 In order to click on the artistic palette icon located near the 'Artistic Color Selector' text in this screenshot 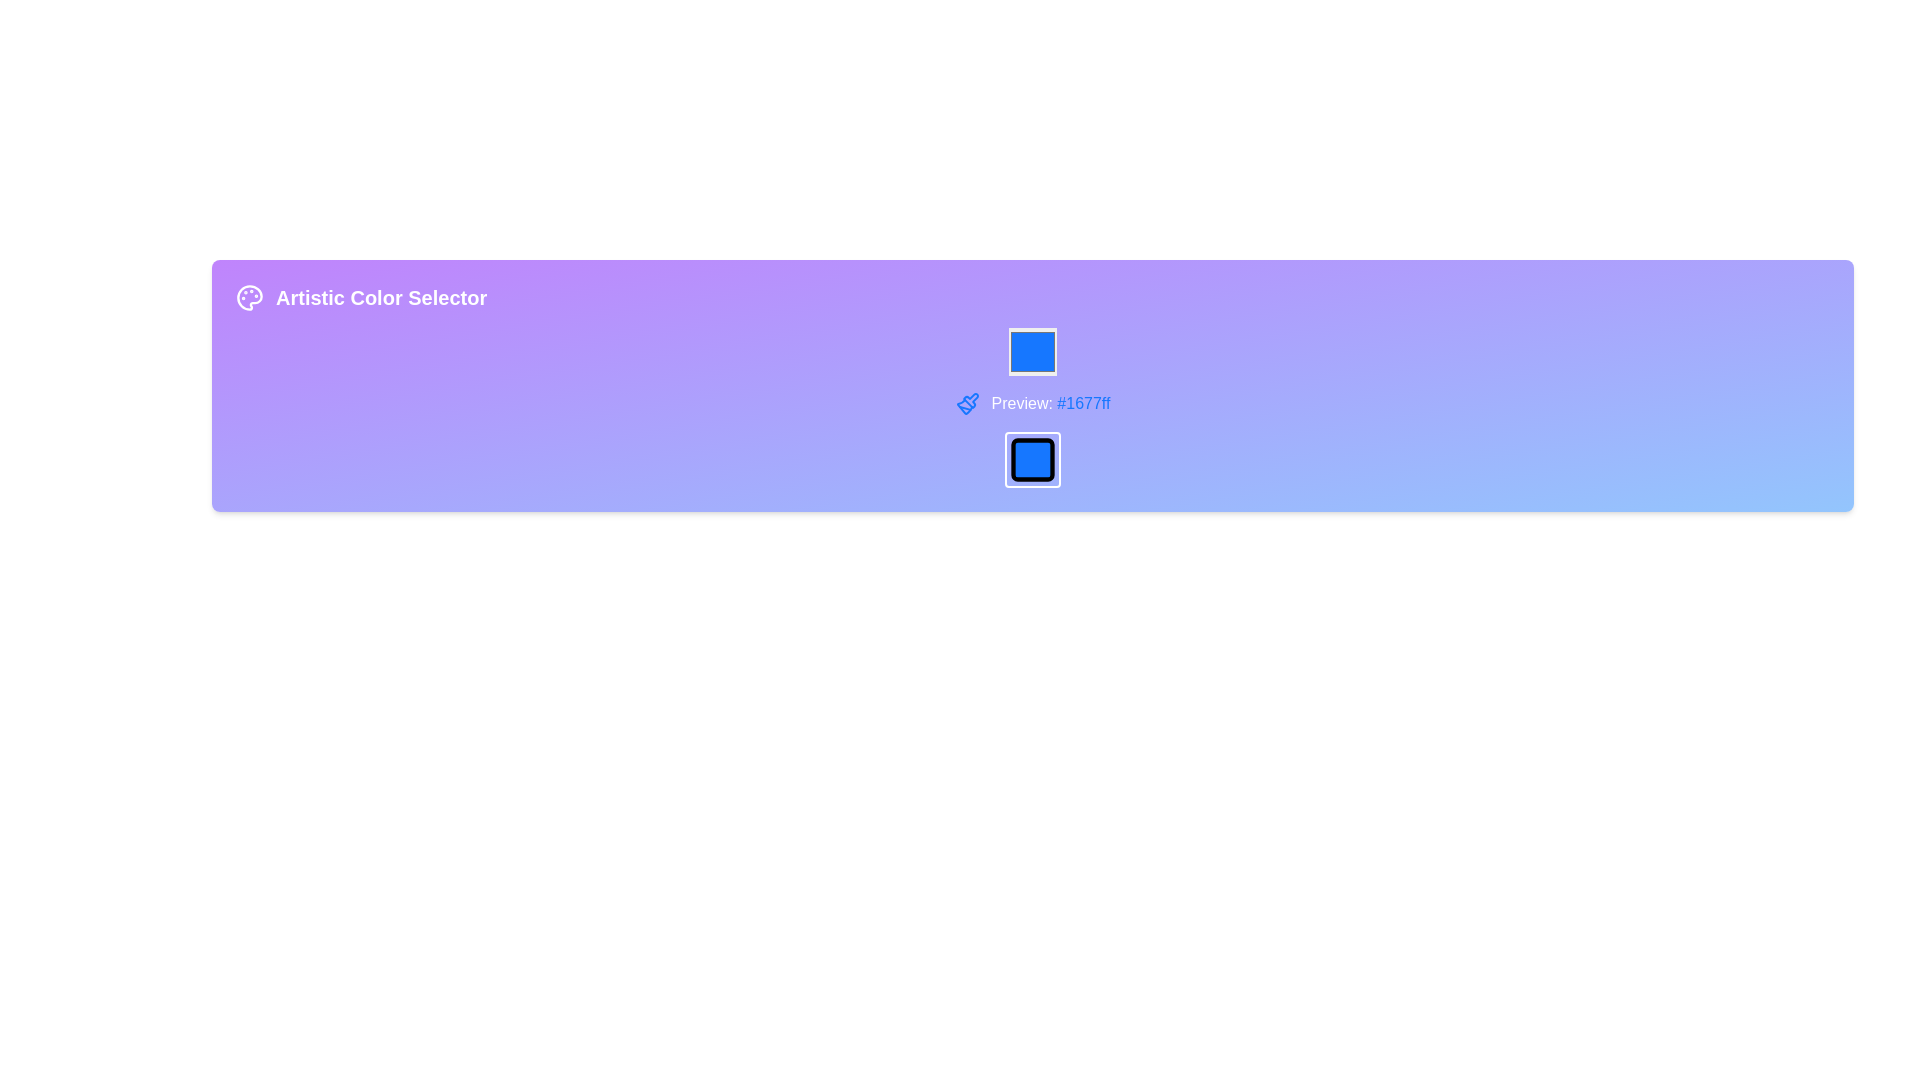, I will do `click(248, 297)`.